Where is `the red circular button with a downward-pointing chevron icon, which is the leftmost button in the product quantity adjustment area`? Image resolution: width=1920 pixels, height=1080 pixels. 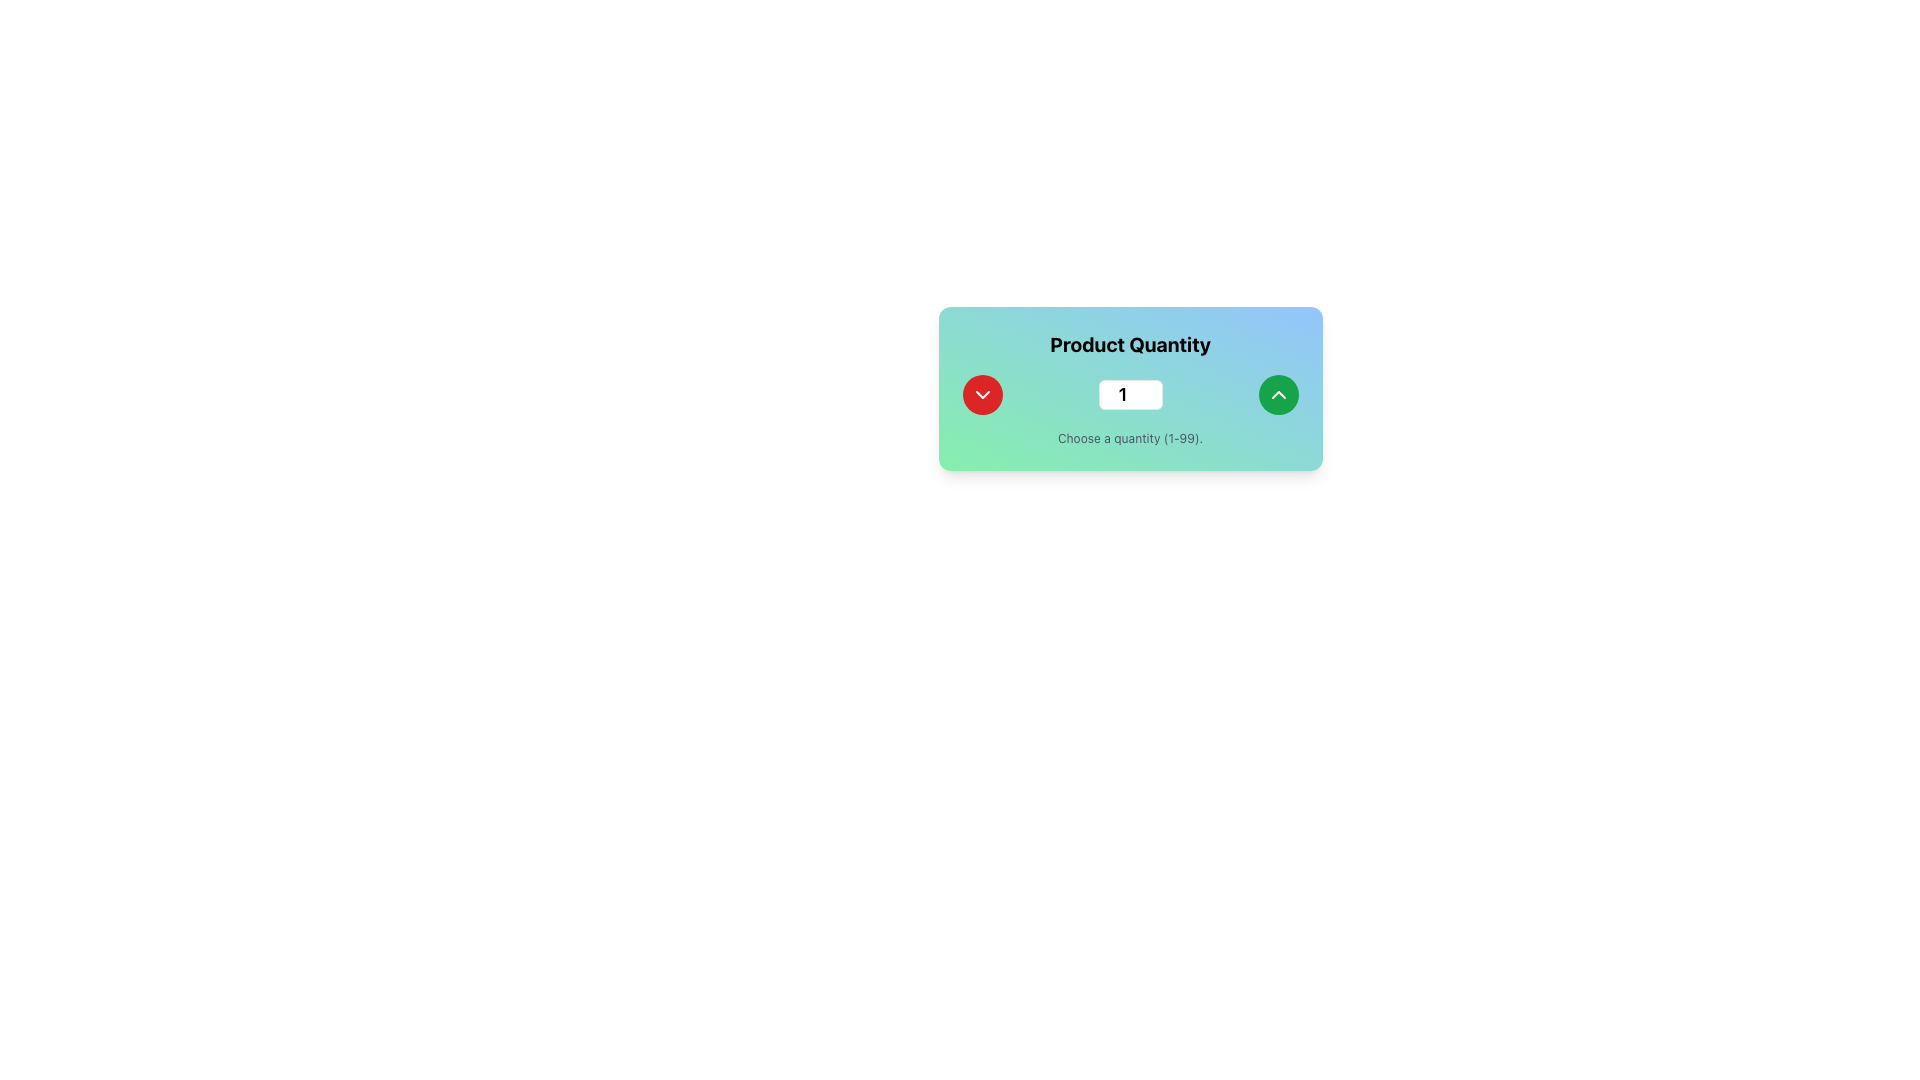 the red circular button with a downward-pointing chevron icon, which is the leftmost button in the product quantity adjustment area is located at coordinates (982, 394).